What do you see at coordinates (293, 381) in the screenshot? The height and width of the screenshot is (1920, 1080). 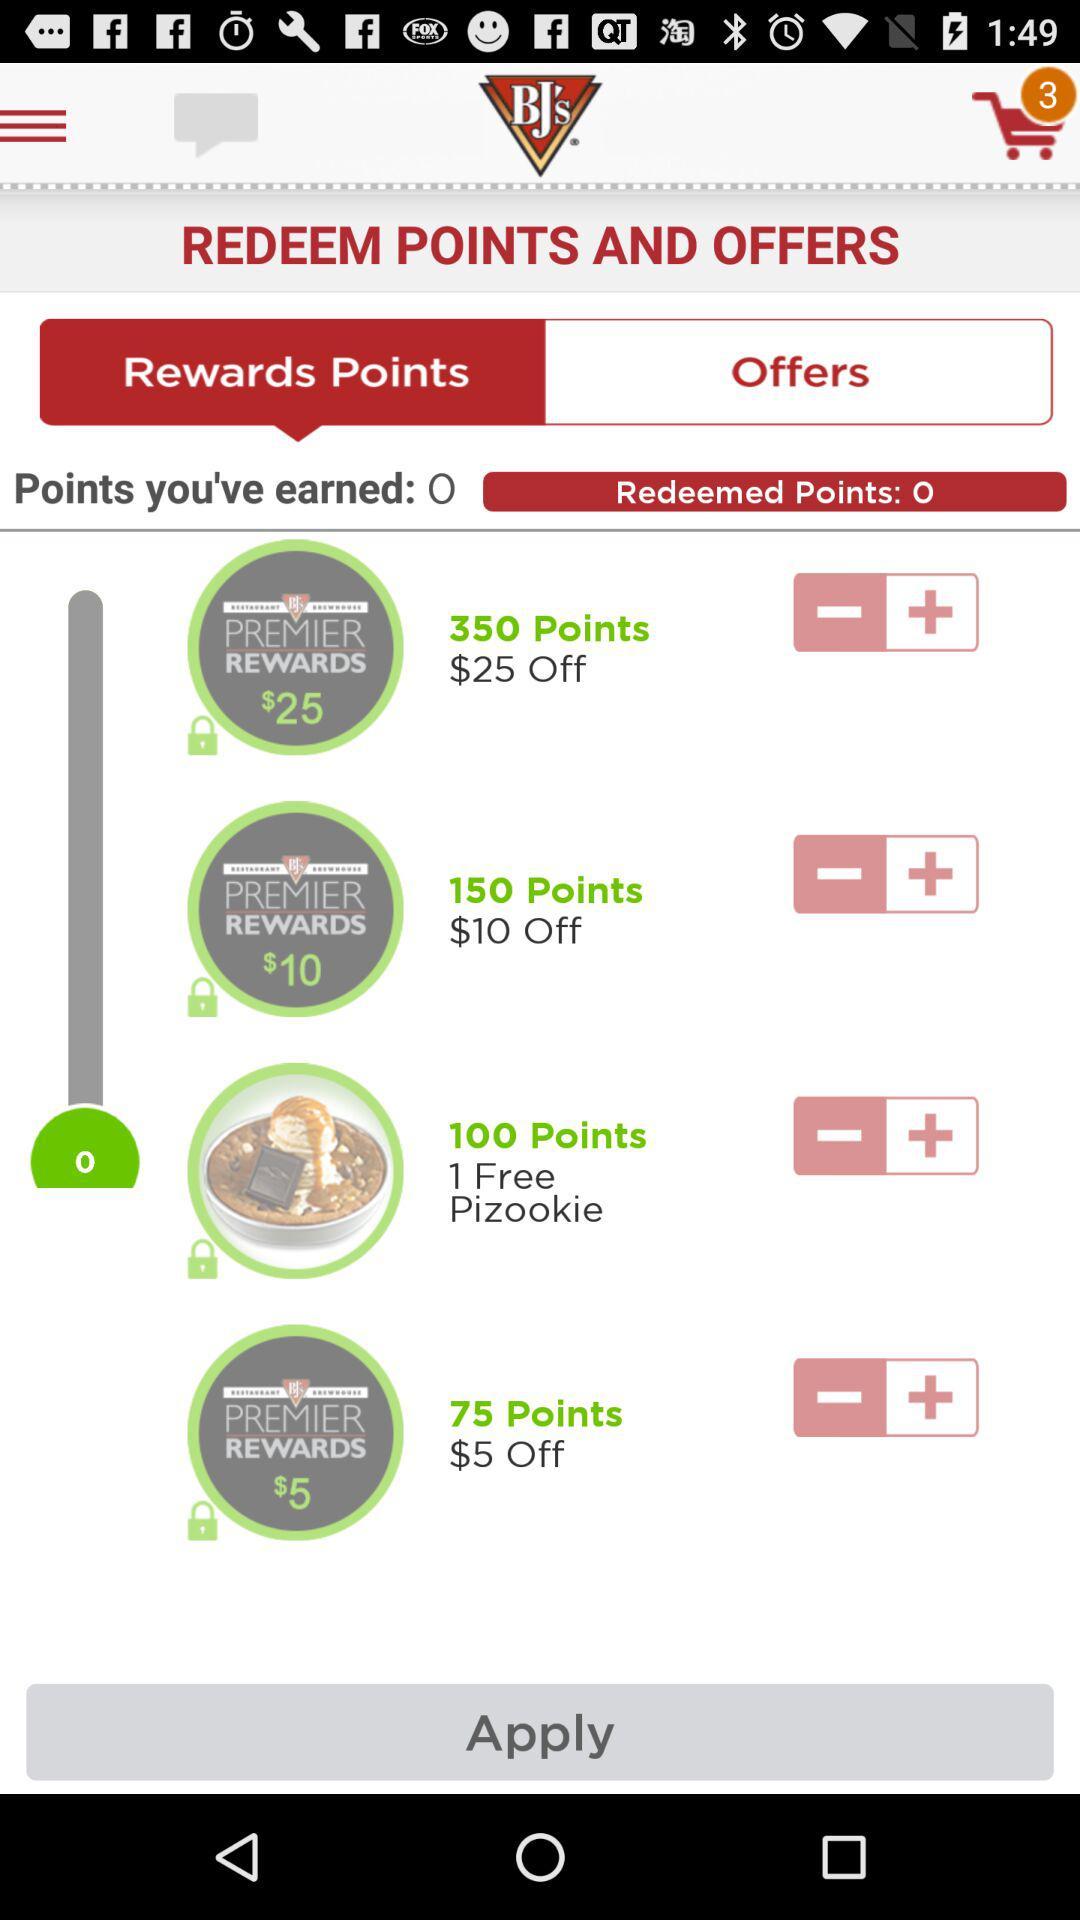 I see `new page` at bounding box center [293, 381].